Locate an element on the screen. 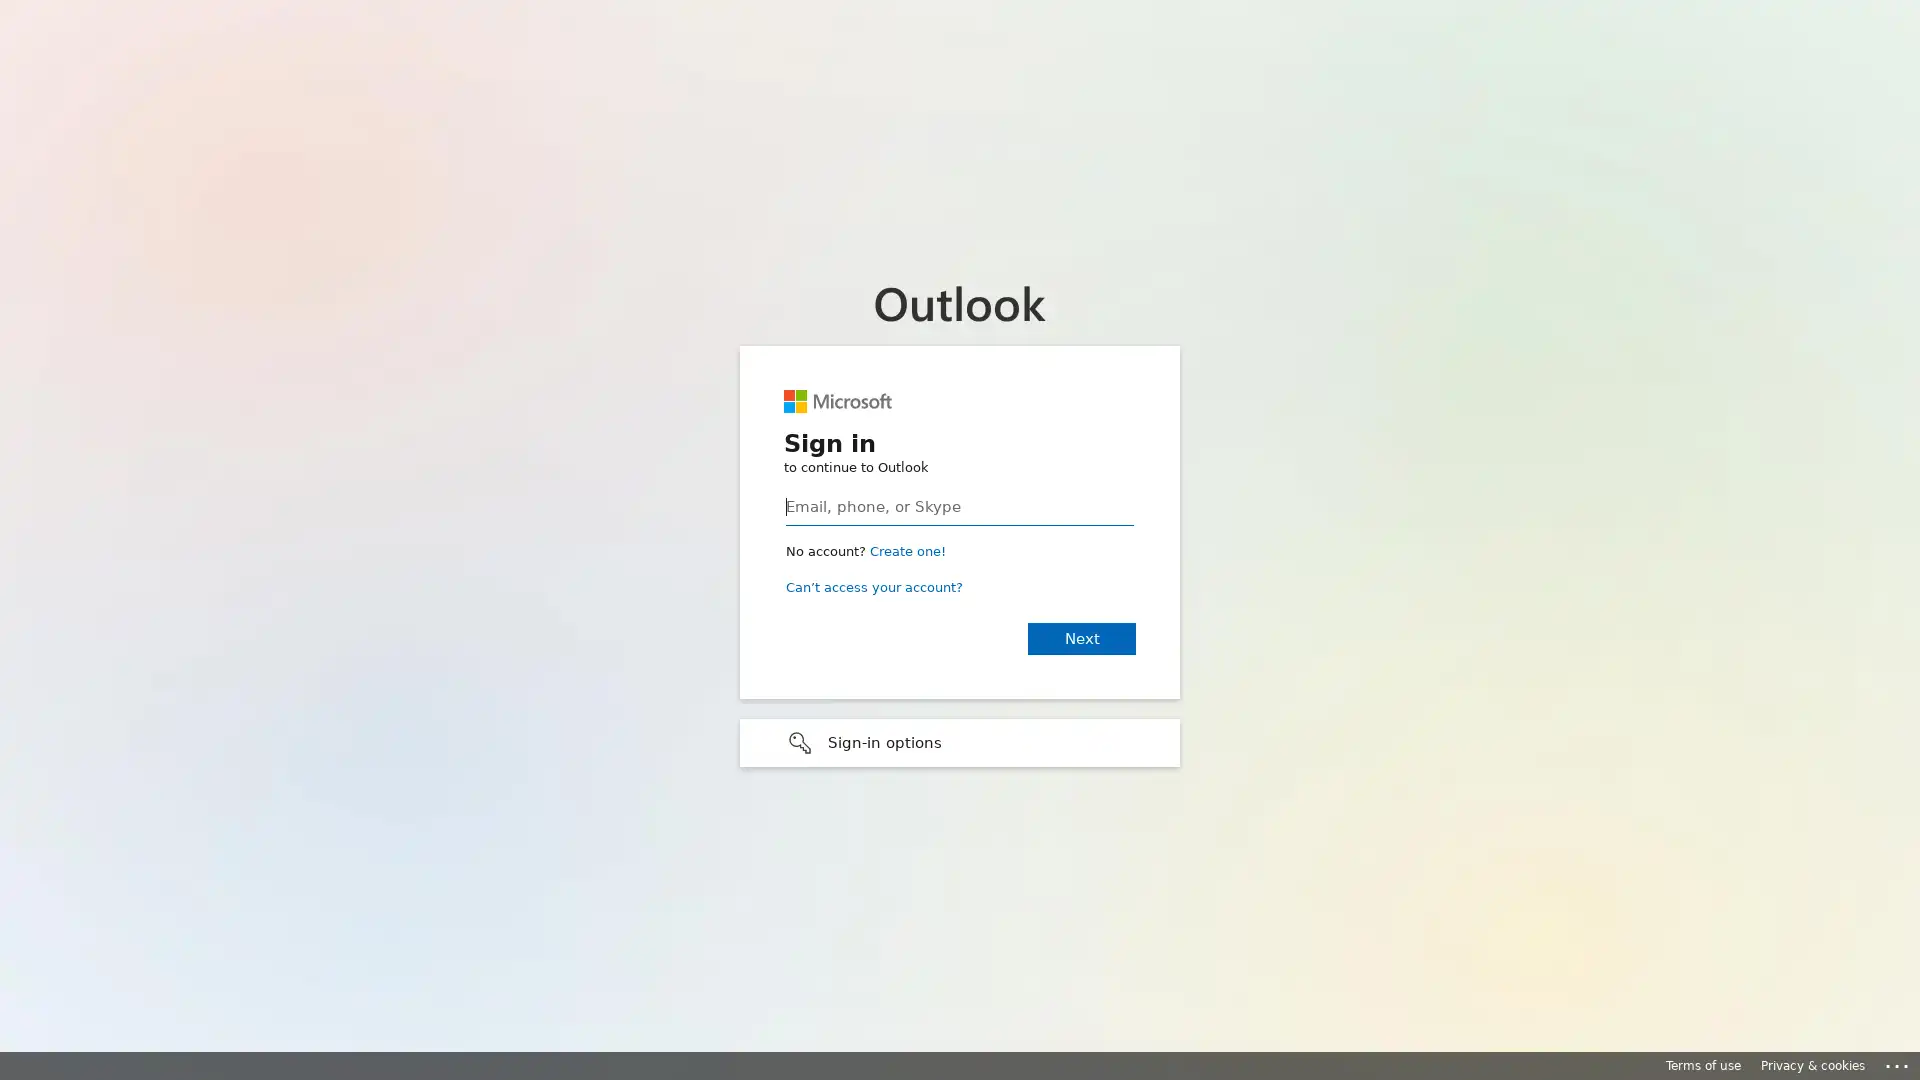 This screenshot has width=1920, height=1080. Click here for troubleshooting information is located at coordinates (1897, 1062).